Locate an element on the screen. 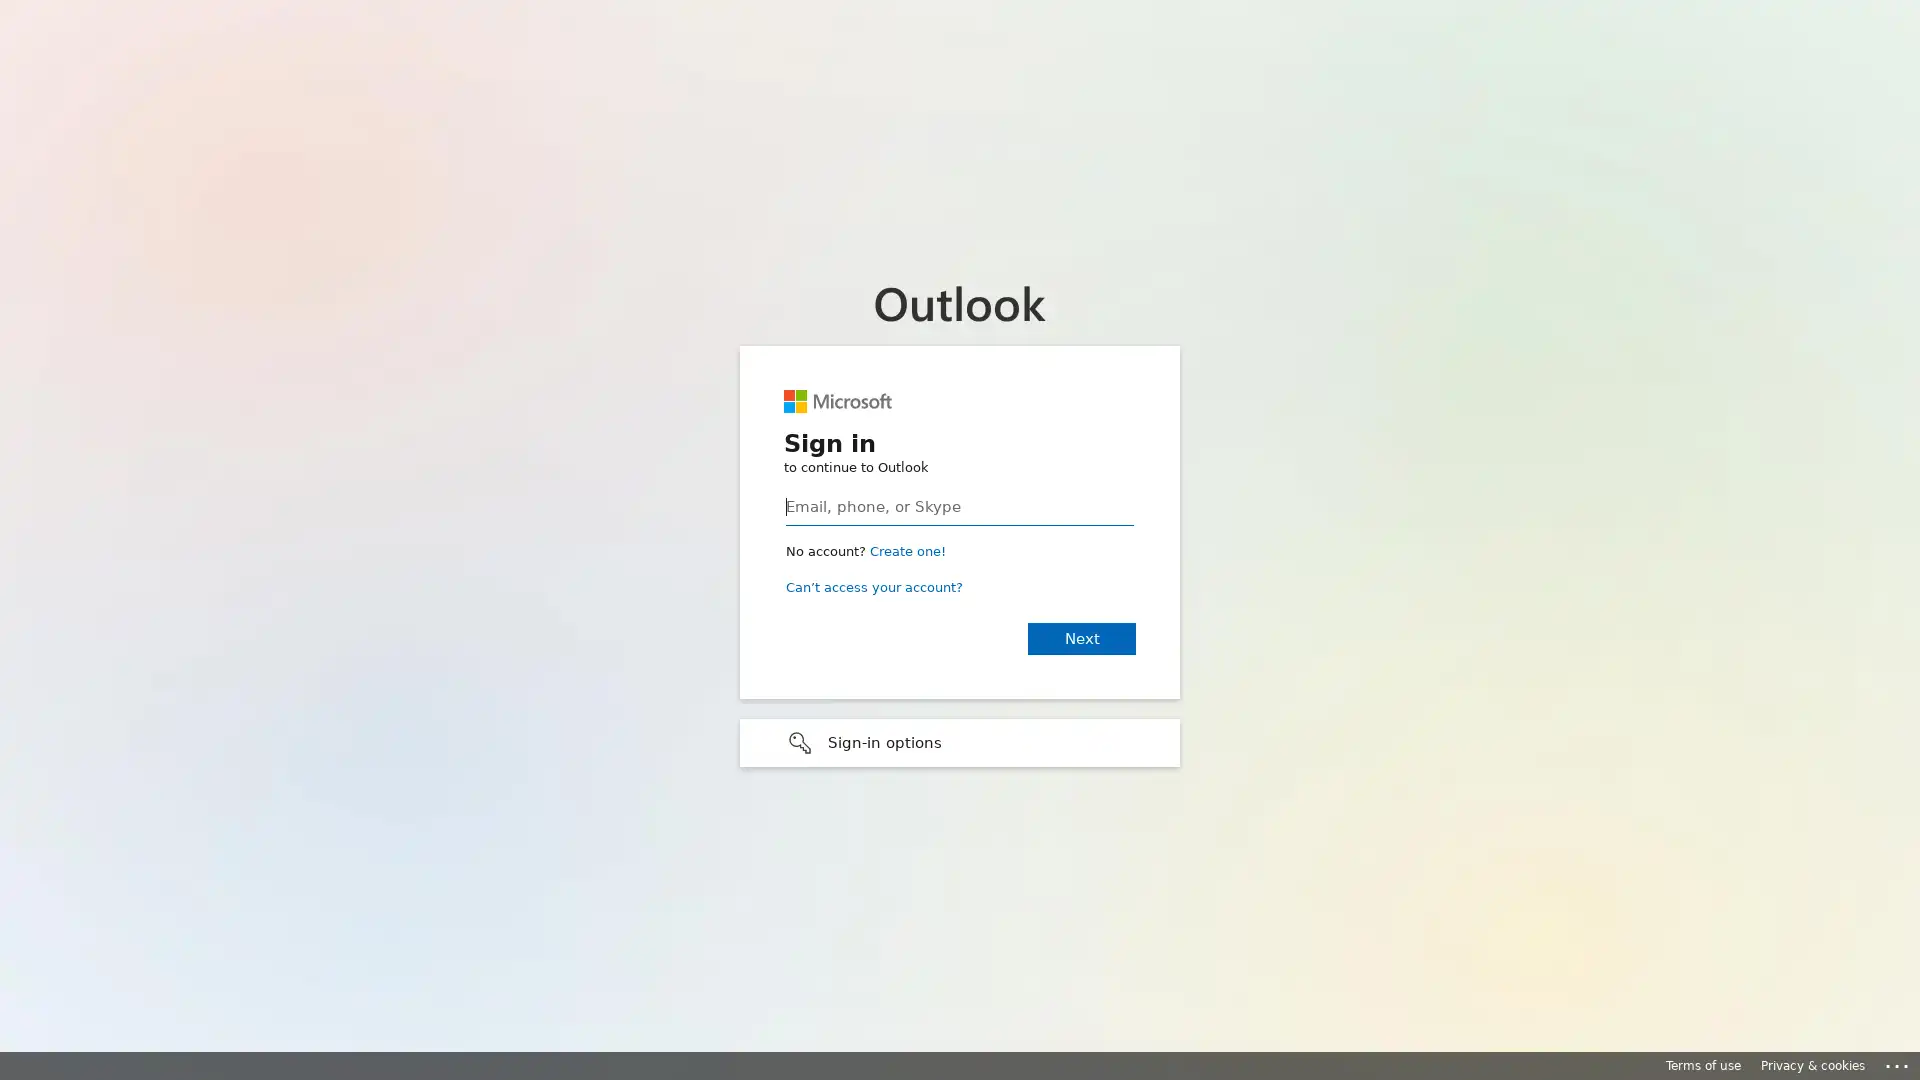 This screenshot has width=1920, height=1080. Click here for troubleshooting information is located at coordinates (1897, 1062).